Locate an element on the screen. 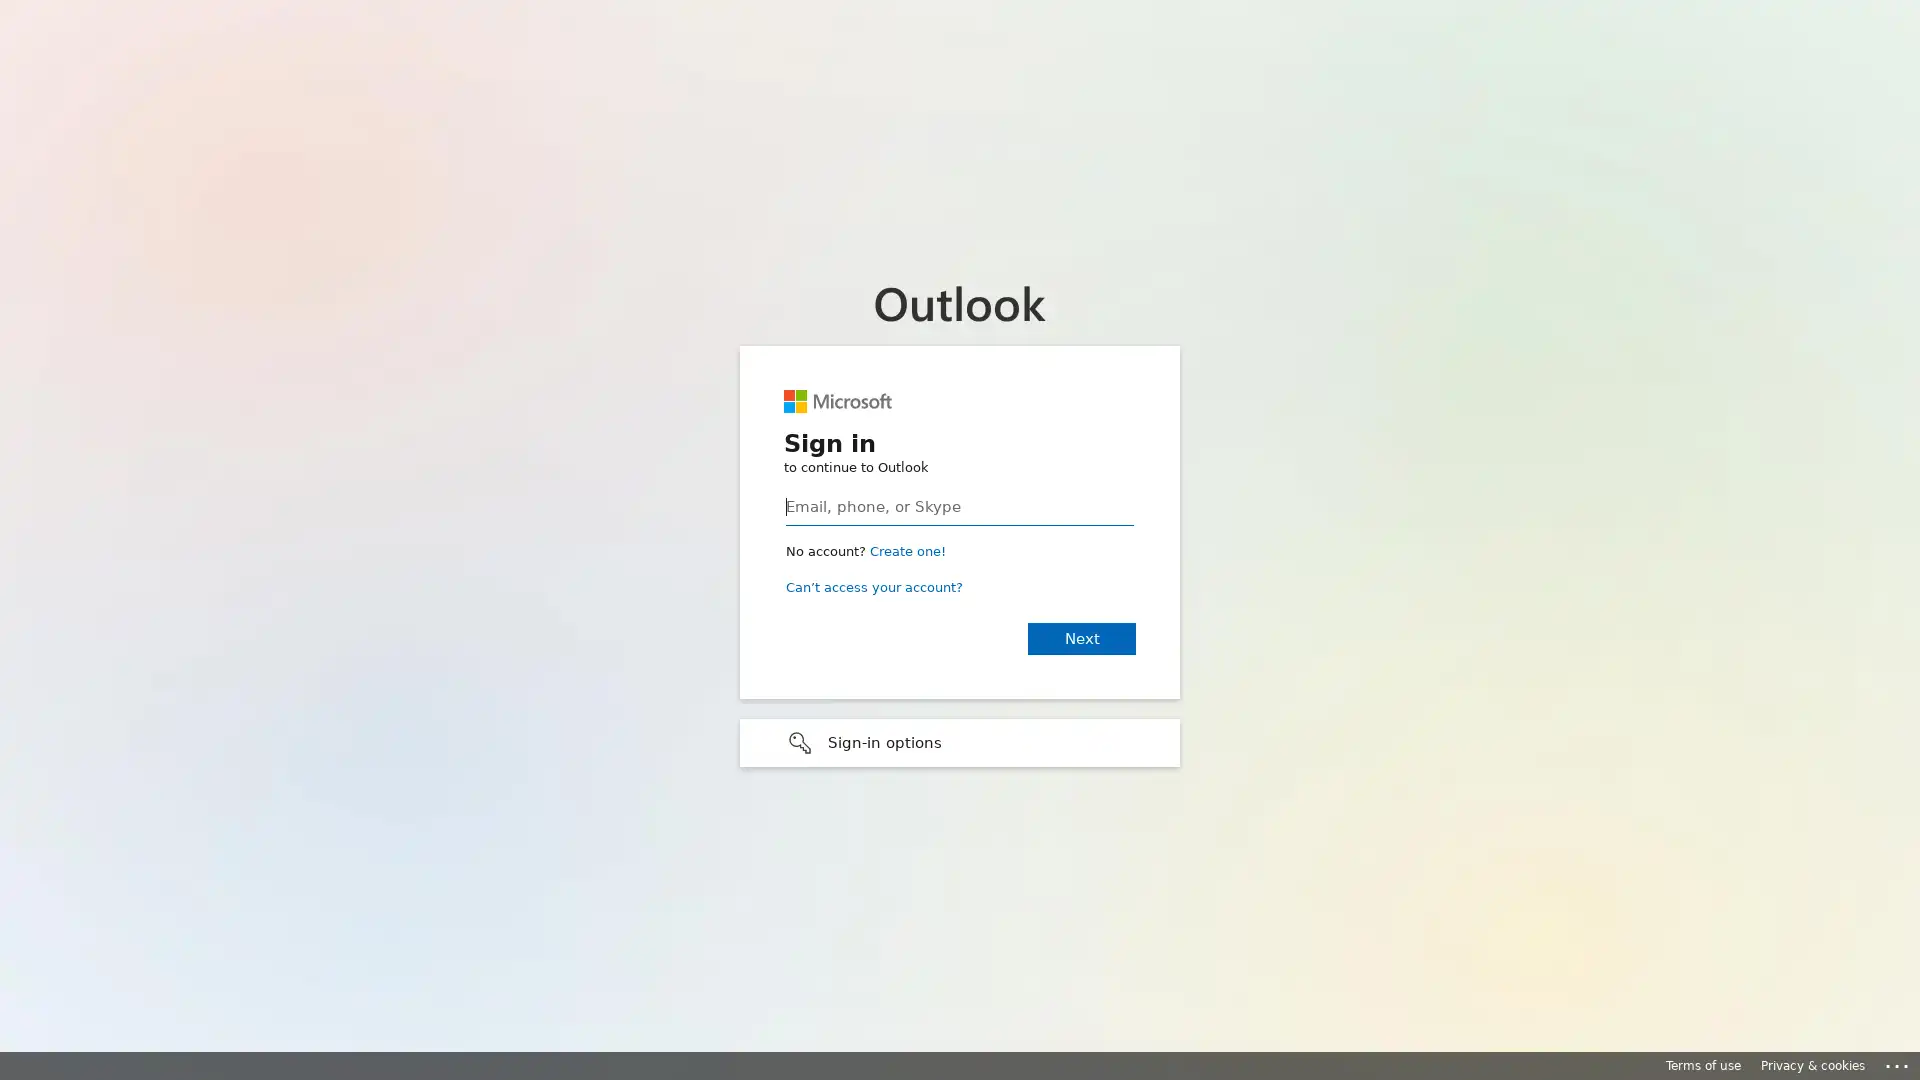 This screenshot has width=1920, height=1080. Click here for troubleshooting information is located at coordinates (1897, 1062).